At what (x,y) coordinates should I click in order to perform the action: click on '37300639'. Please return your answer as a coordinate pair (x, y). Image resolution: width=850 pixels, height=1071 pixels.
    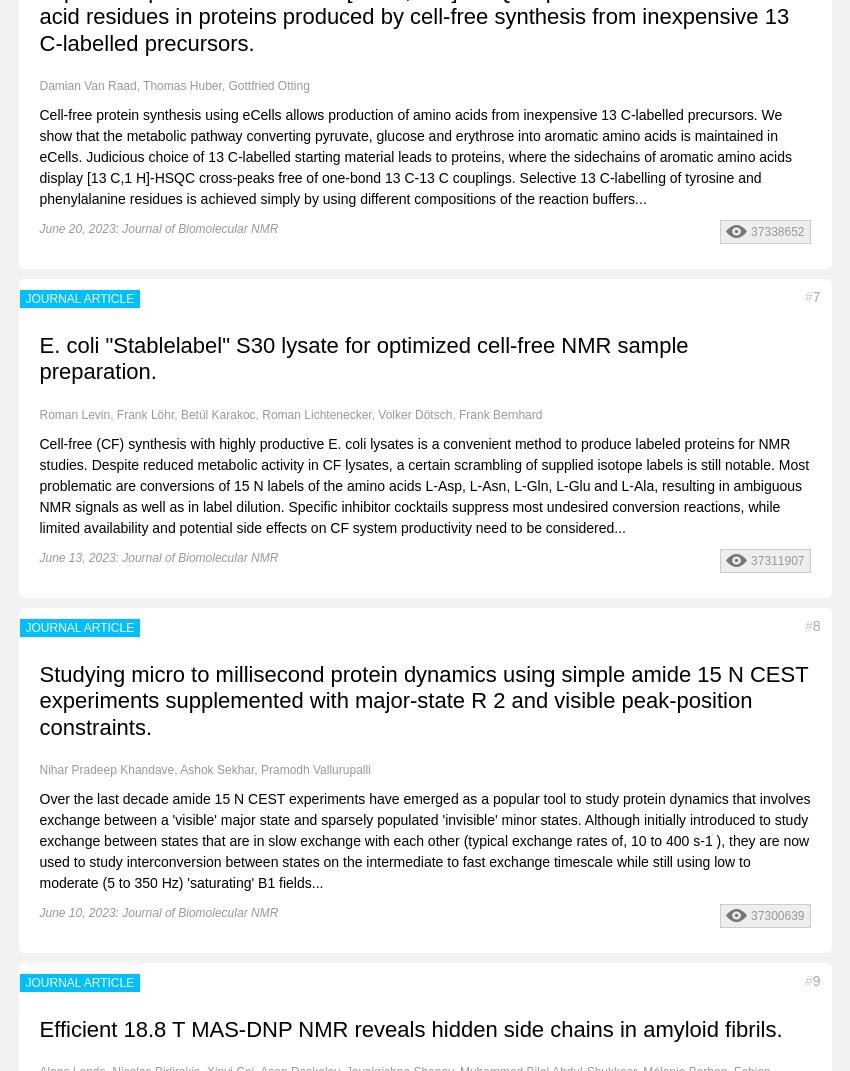
    Looking at the image, I should click on (776, 916).